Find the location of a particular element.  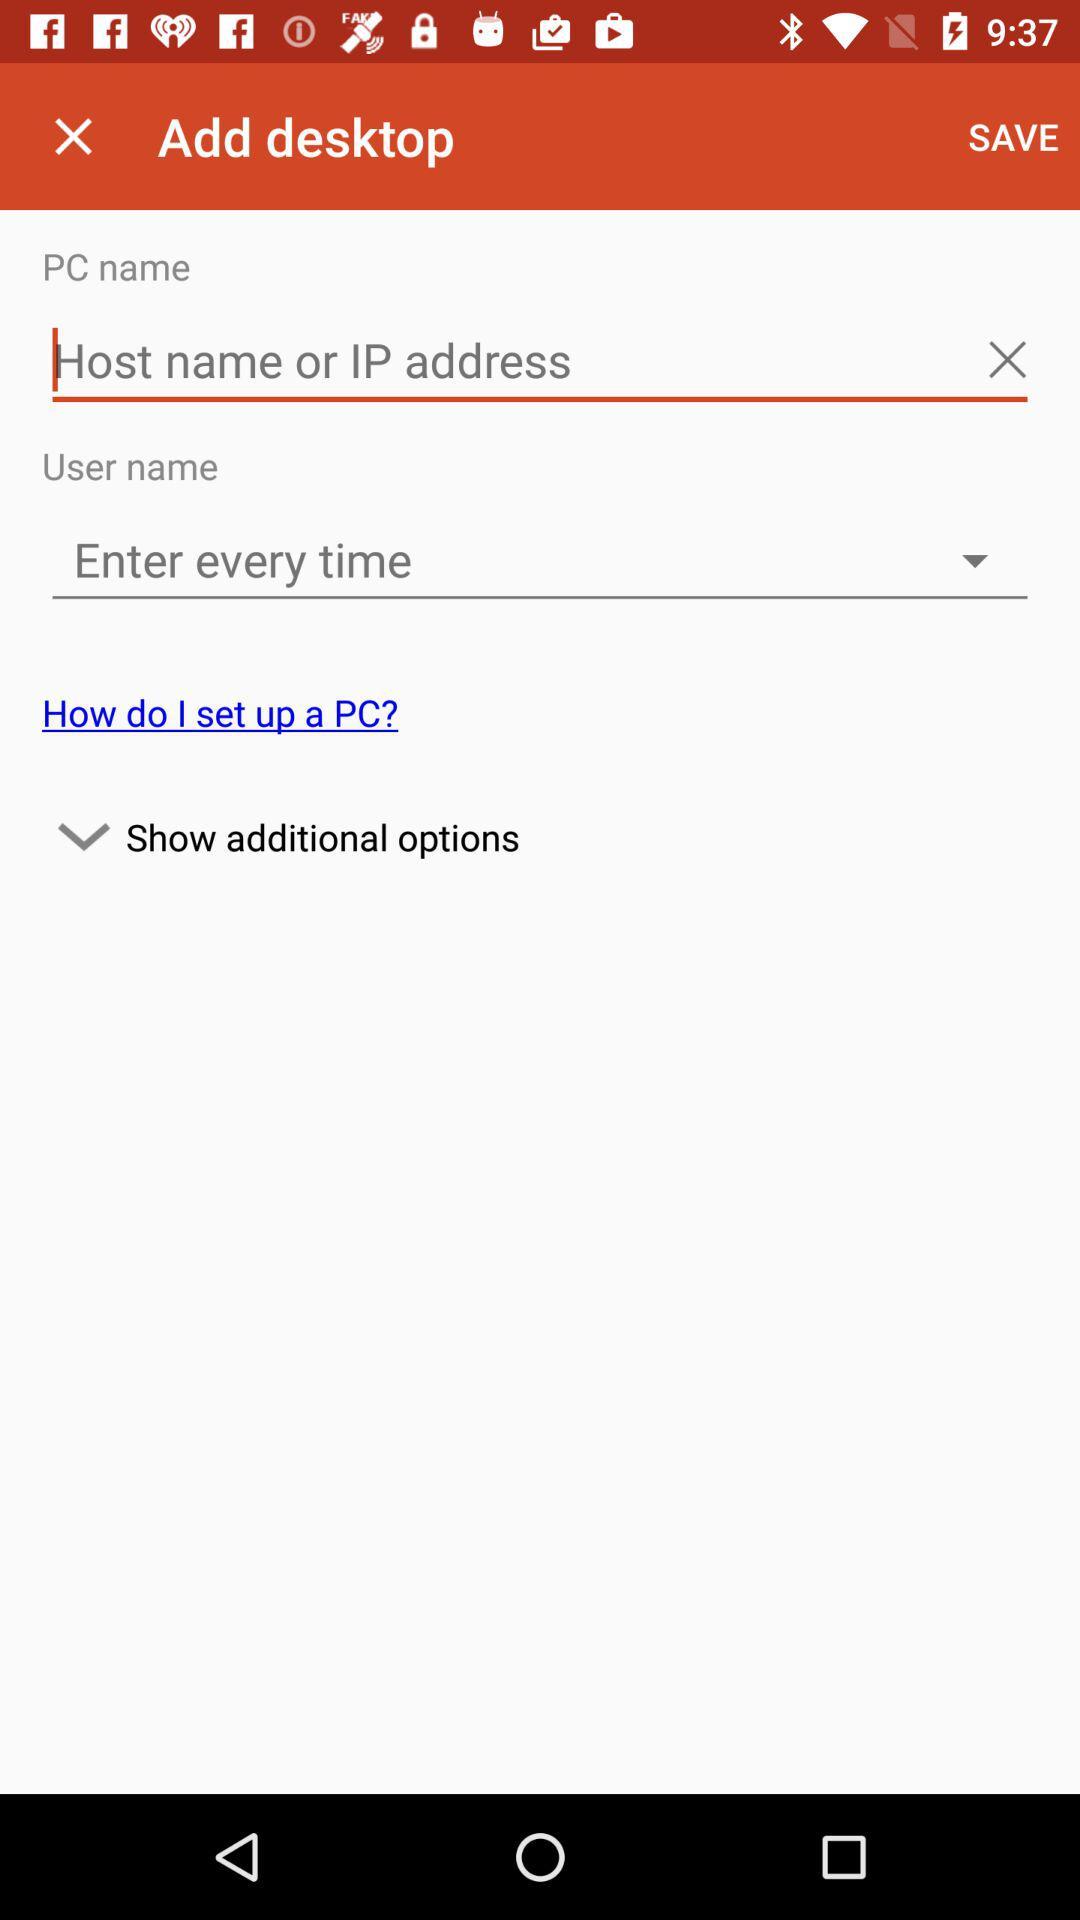

the save icon is located at coordinates (1013, 135).